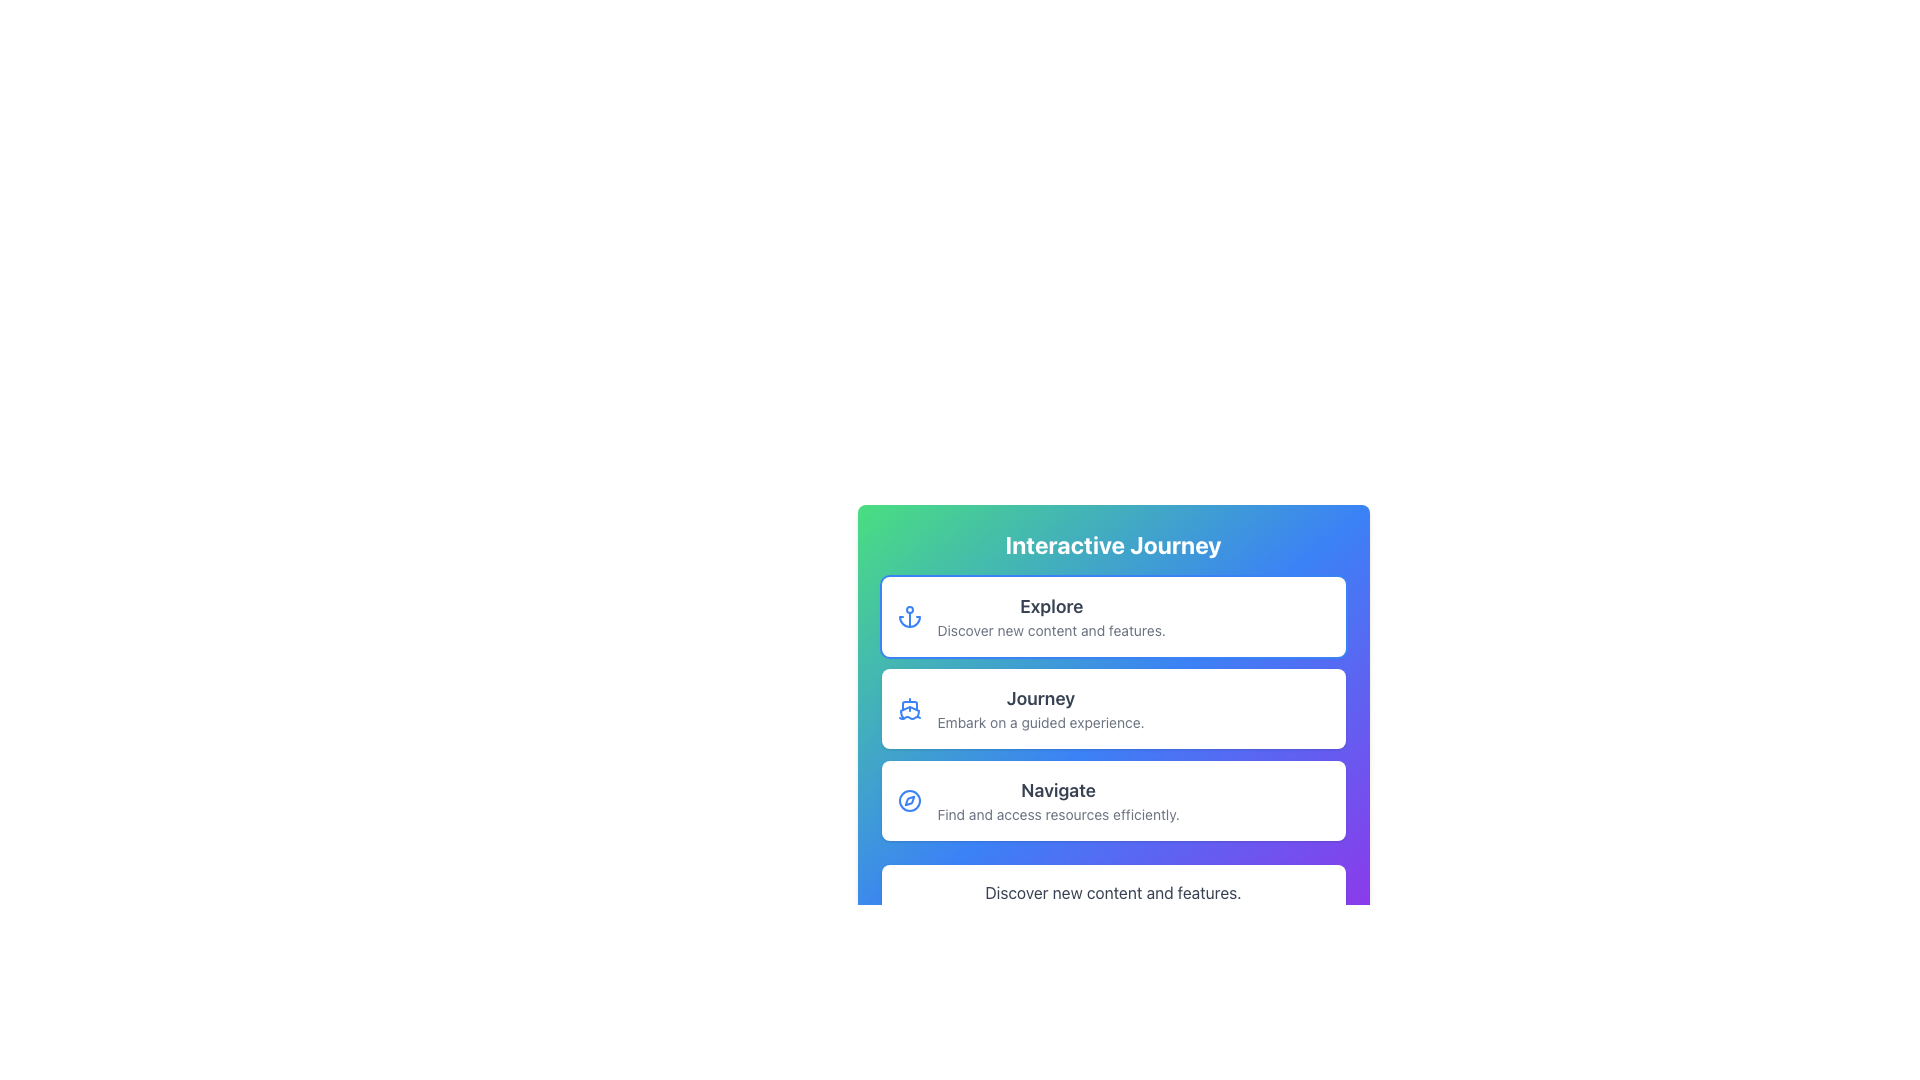 The width and height of the screenshot is (1920, 1080). Describe the element at coordinates (1112, 544) in the screenshot. I see `the context of the surrounding interface` at that location.